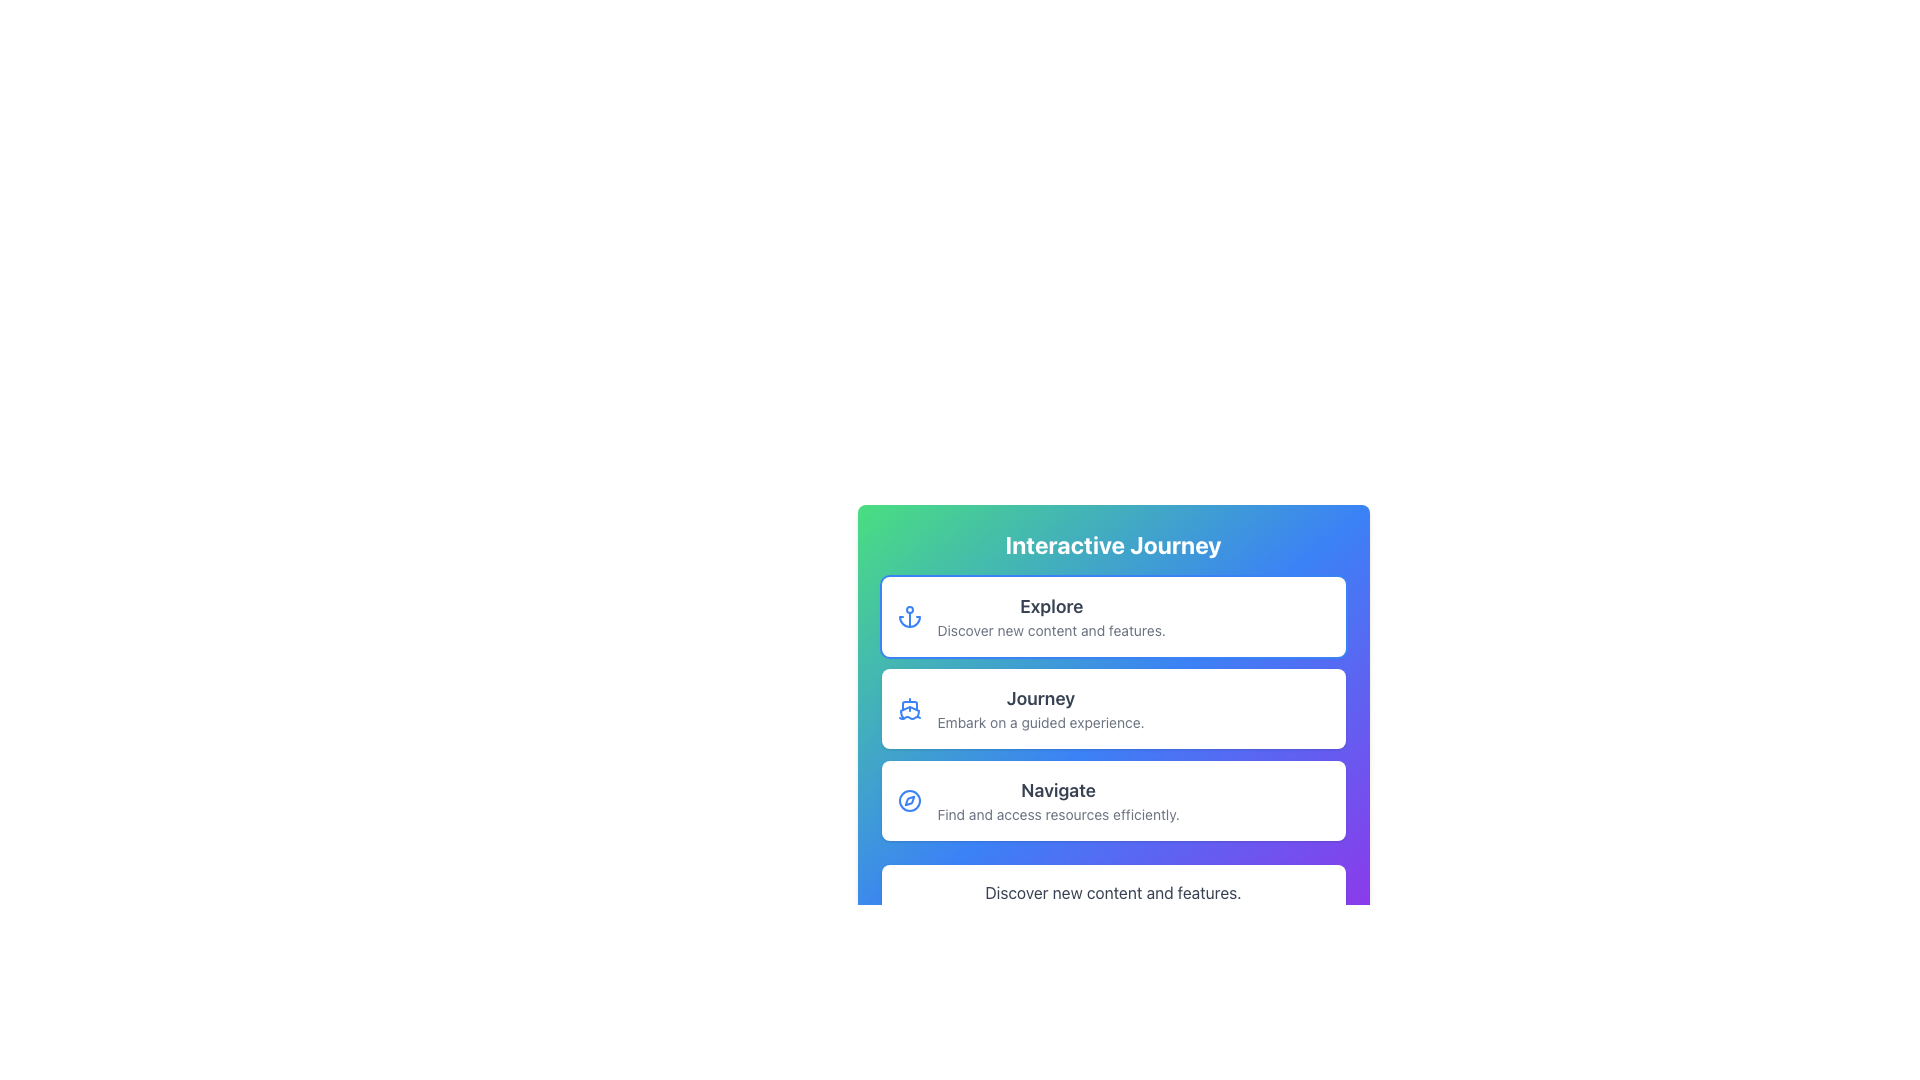 The width and height of the screenshot is (1920, 1080). Describe the element at coordinates (1112, 544) in the screenshot. I see `the context of the surrounding interface` at that location.